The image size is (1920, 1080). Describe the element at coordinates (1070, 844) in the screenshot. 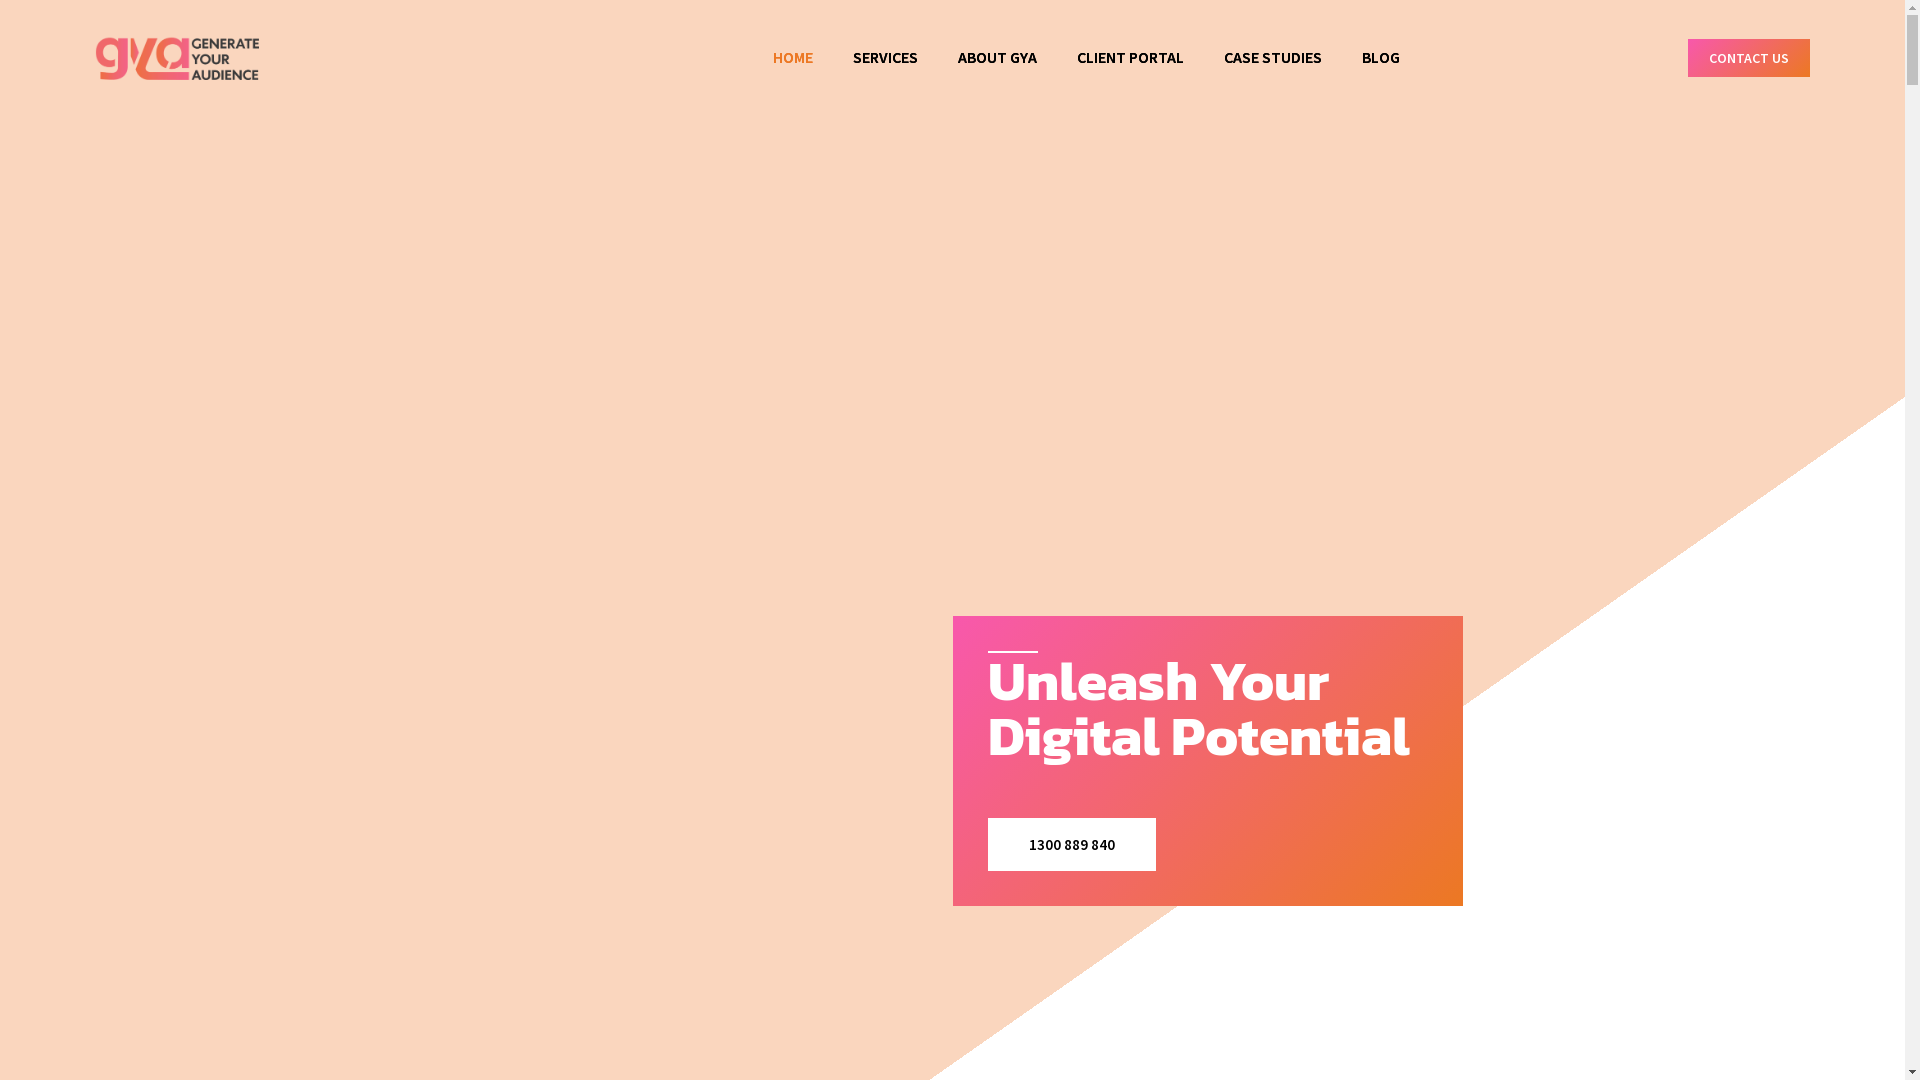

I see `'1300 889 840'` at that location.